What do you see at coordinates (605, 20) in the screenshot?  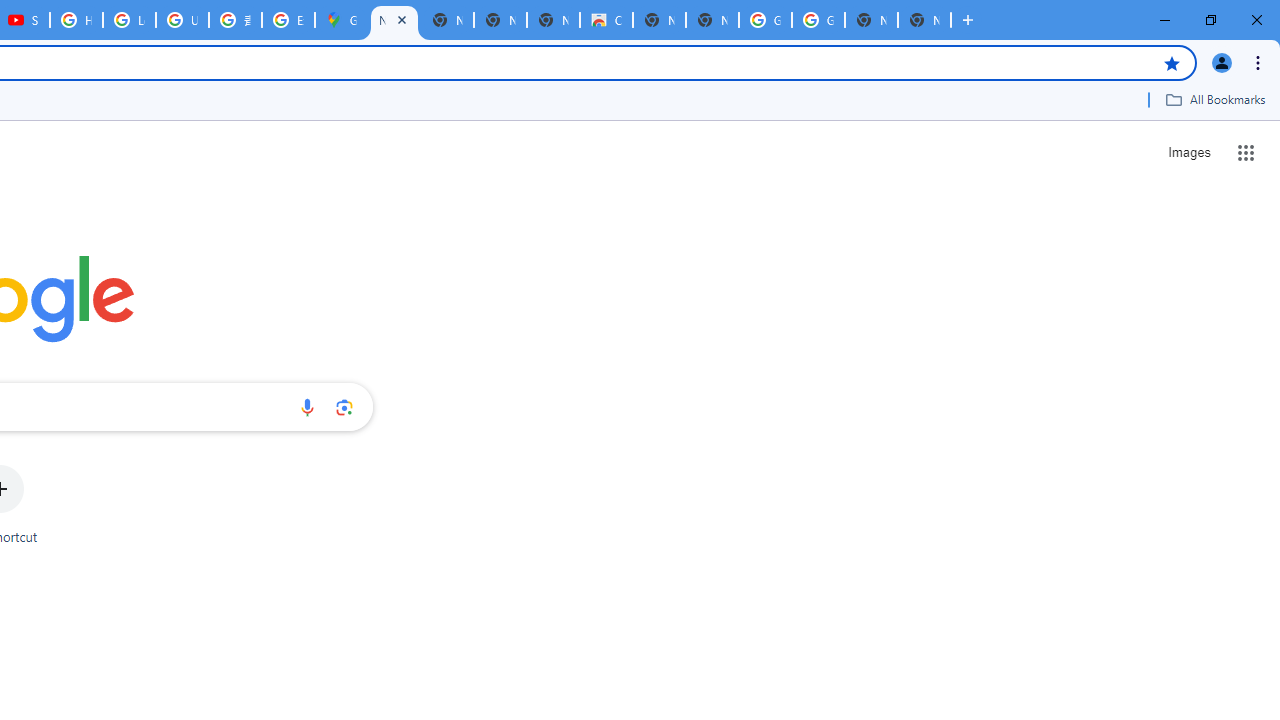 I see `'Chrome Web Store'` at bounding box center [605, 20].